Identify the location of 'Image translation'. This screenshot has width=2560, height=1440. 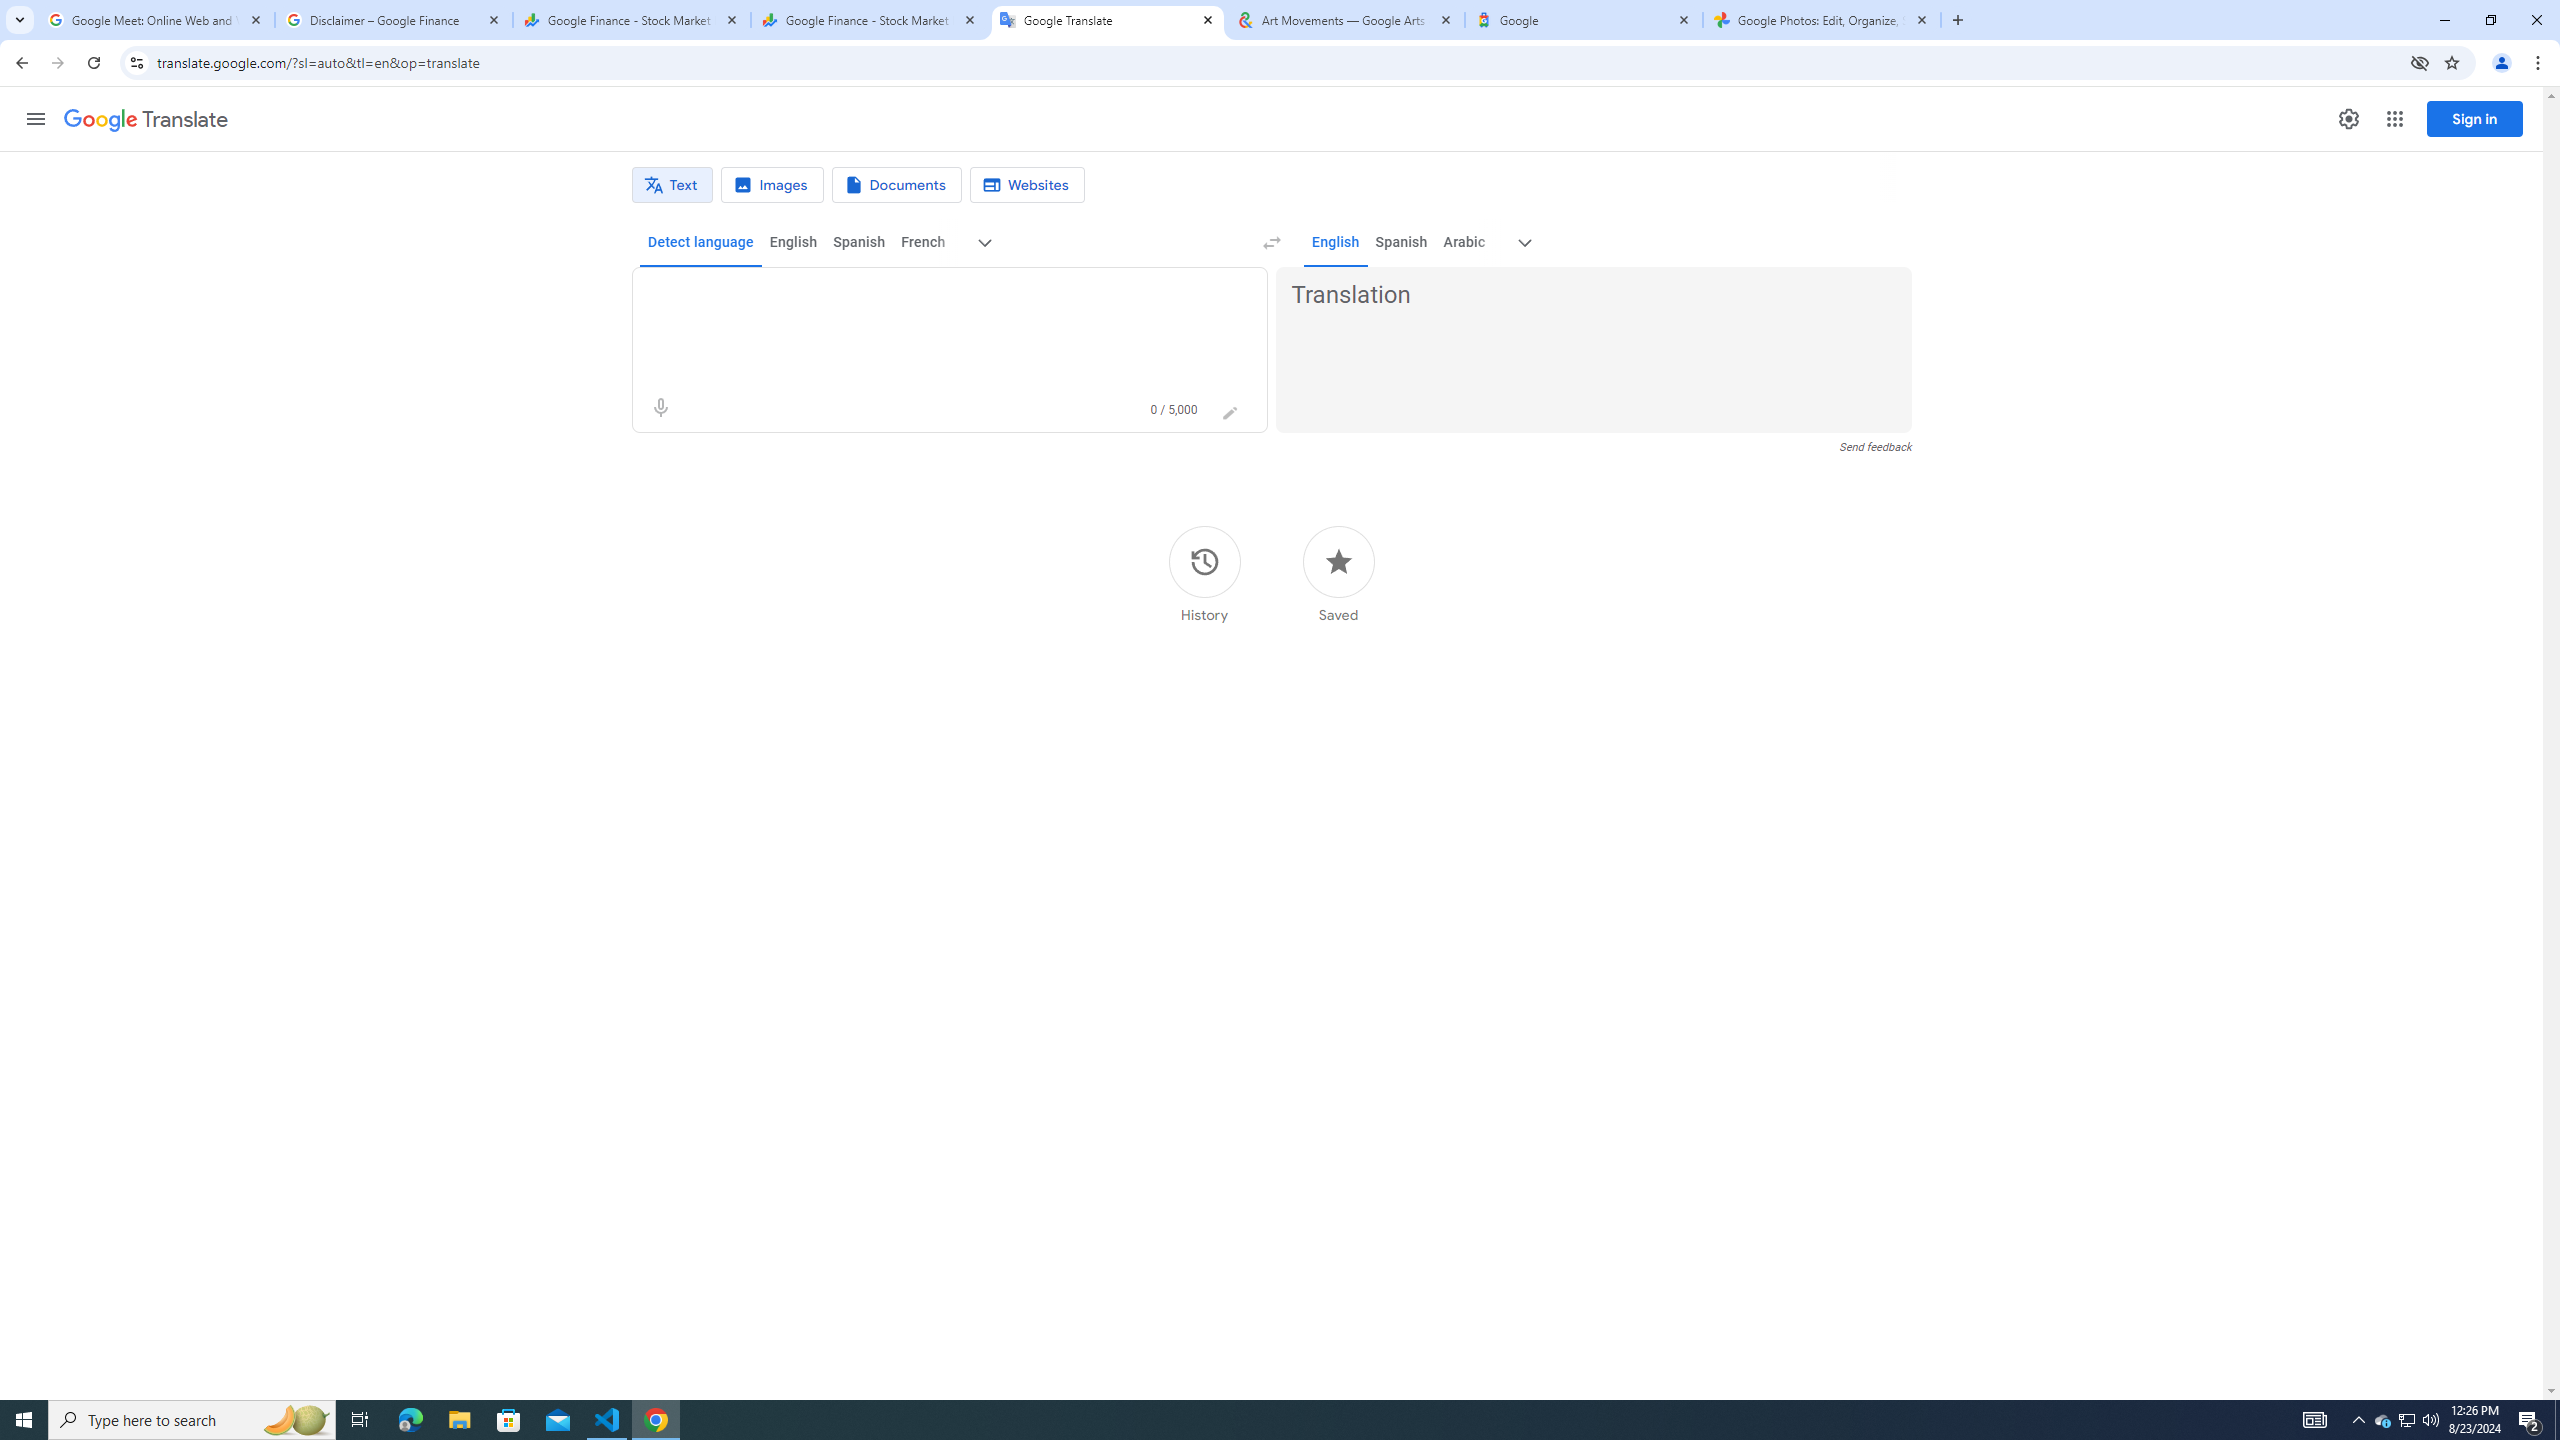
(773, 184).